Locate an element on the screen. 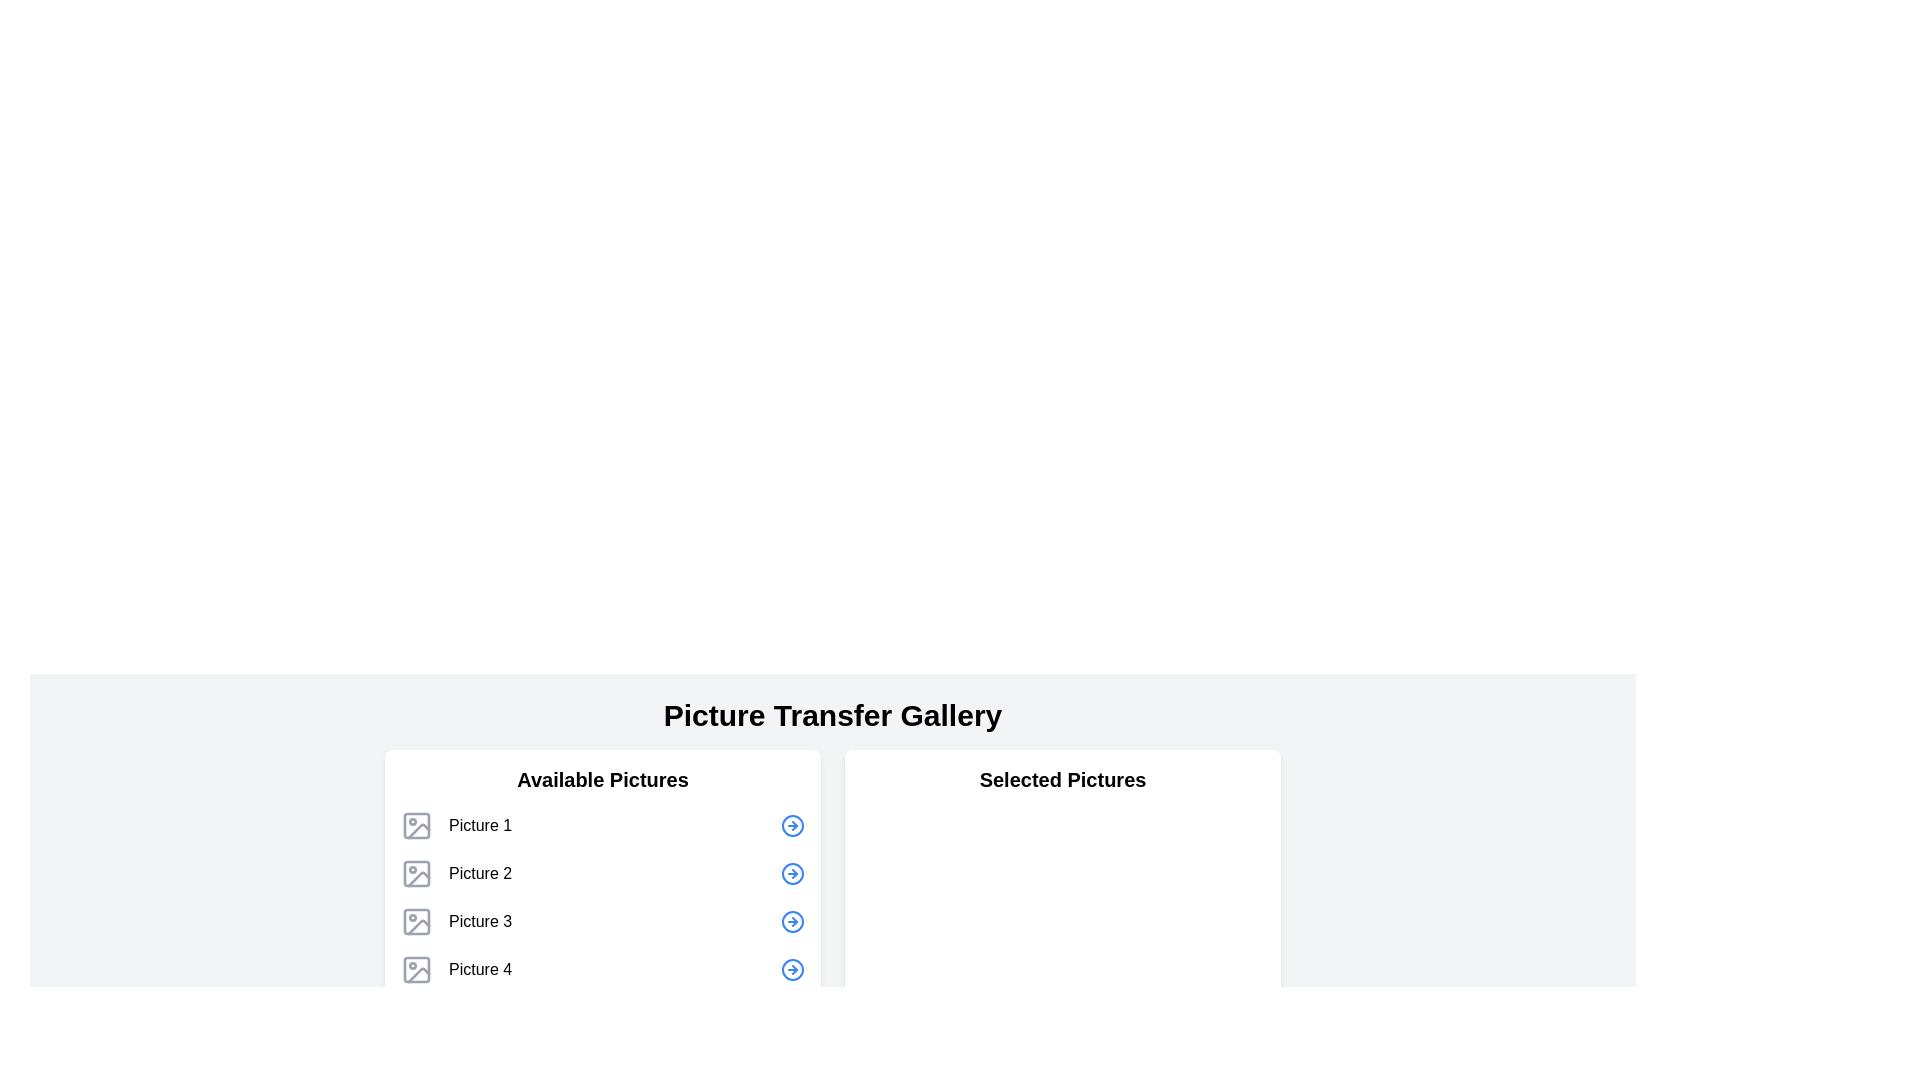 This screenshot has height=1080, width=1920. properties of the icon representing 'Picture 4' located to the left of the text in the 'Available Pictures' section is located at coordinates (416, 968).